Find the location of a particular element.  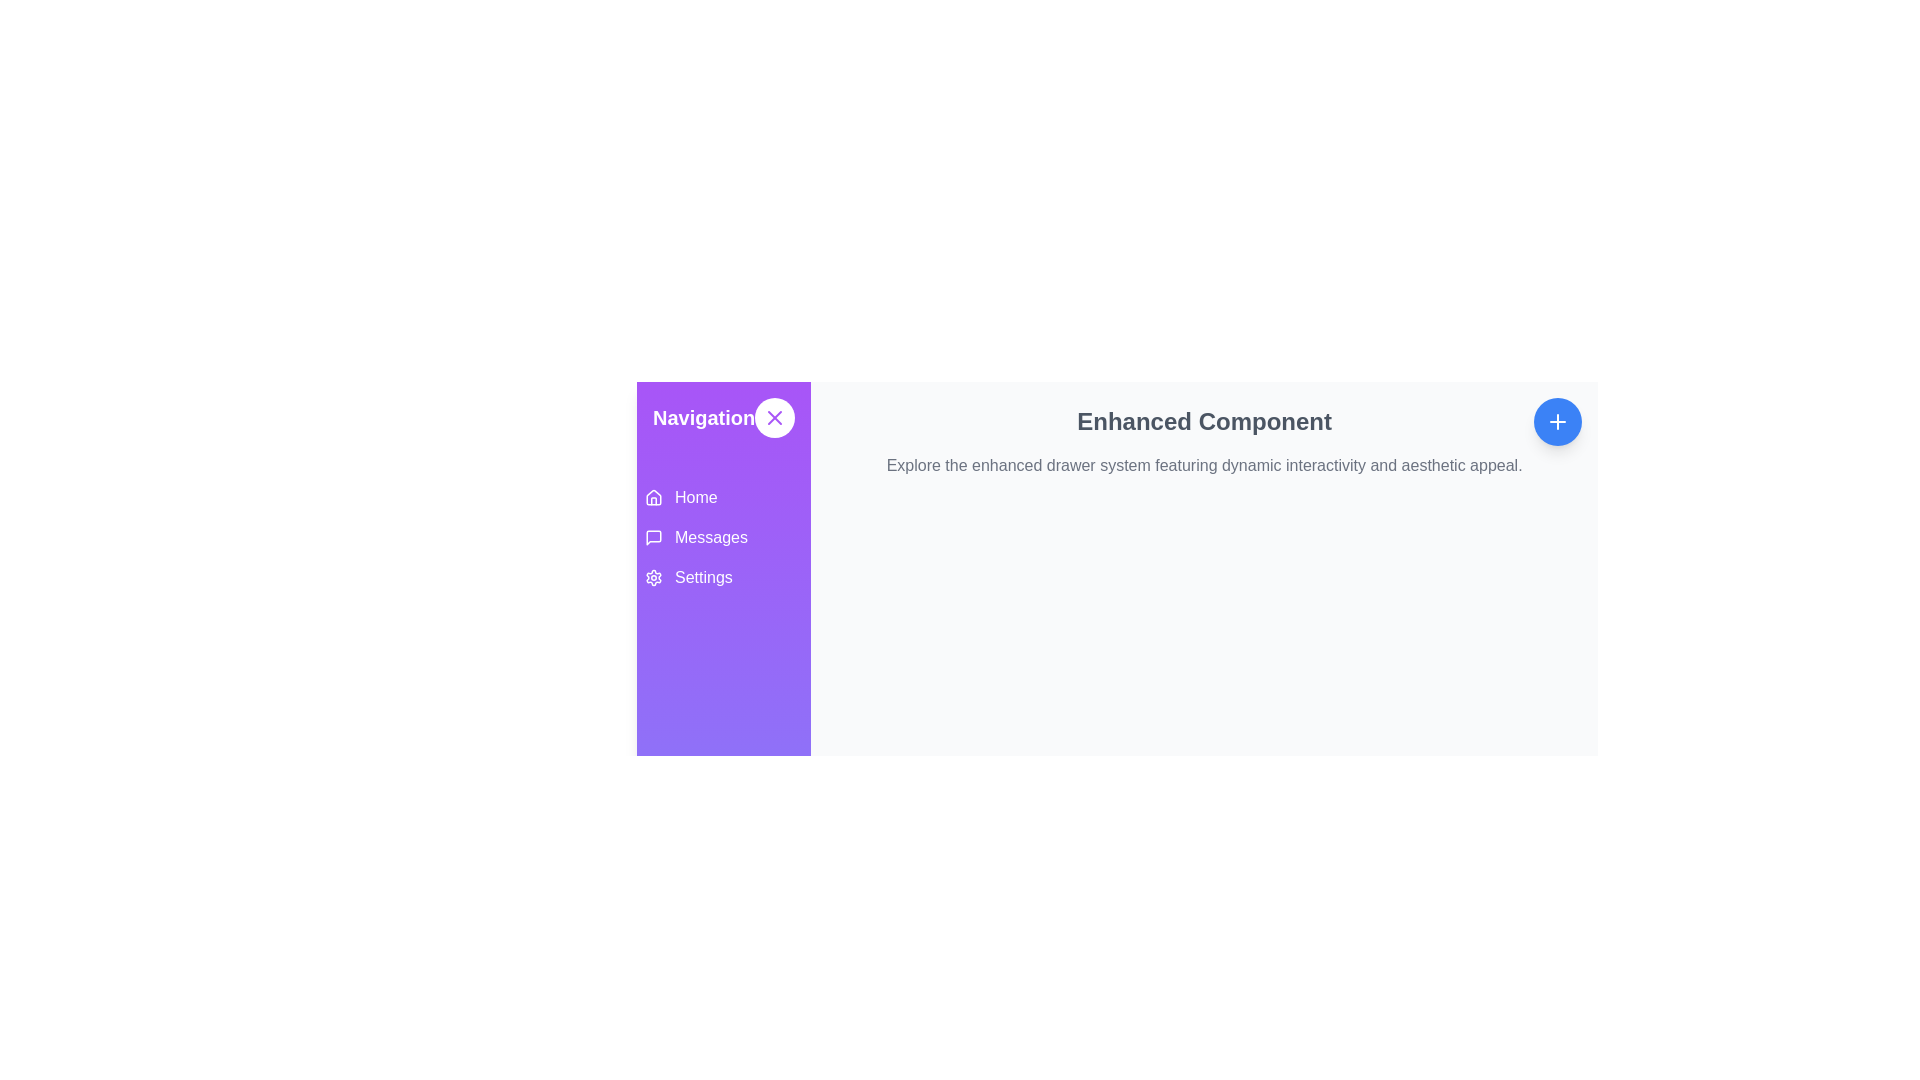

the gray text label reading 'Explore the enhanced drawer system featuring dynamic interactivity and aesthetic appeal.' which is positioned directly below the header 'Enhanced Component' is located at coordinates (1203, 466).